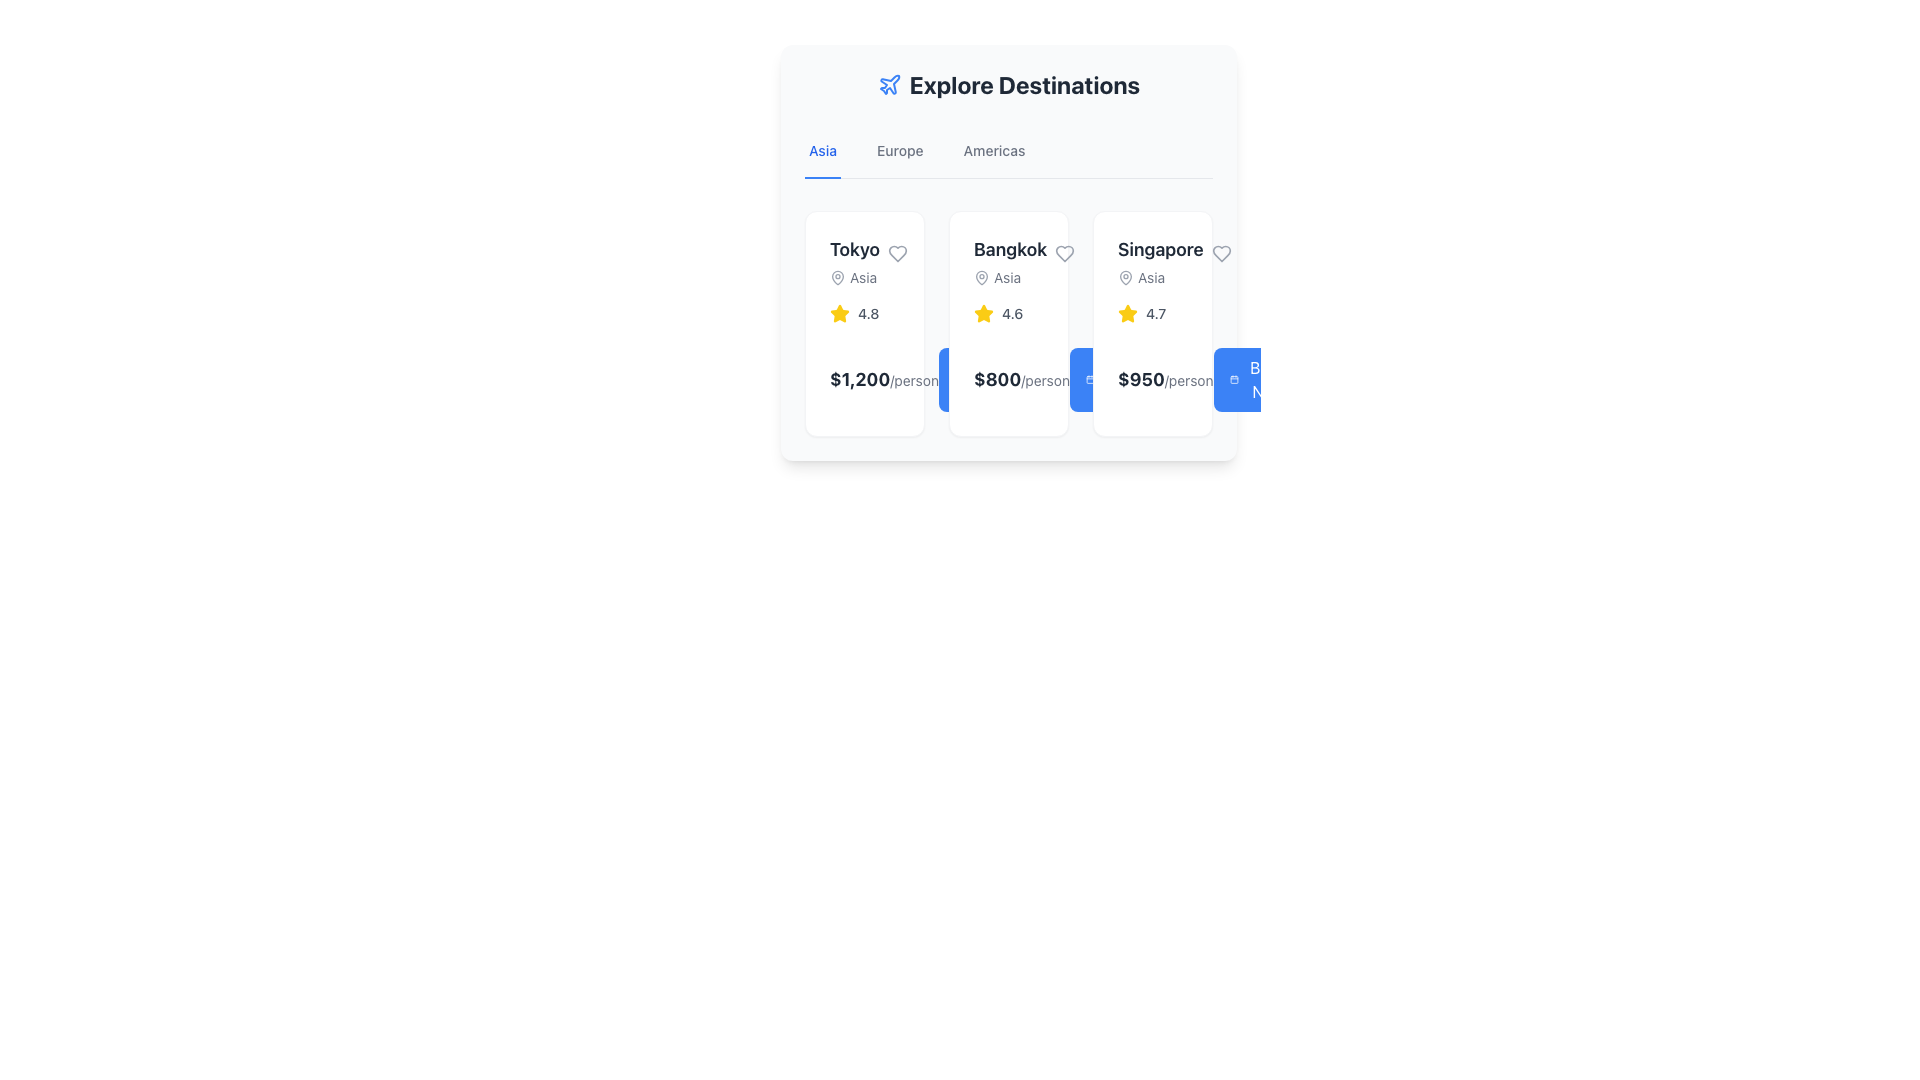 This screenshot has height=1080, width=1920. Describe the element at coordinates (1022, 380) in the screenshot. I see `the static text label displaying the pricing value '$800/person', which is centrally located within the second card of the destination cards` at that location.